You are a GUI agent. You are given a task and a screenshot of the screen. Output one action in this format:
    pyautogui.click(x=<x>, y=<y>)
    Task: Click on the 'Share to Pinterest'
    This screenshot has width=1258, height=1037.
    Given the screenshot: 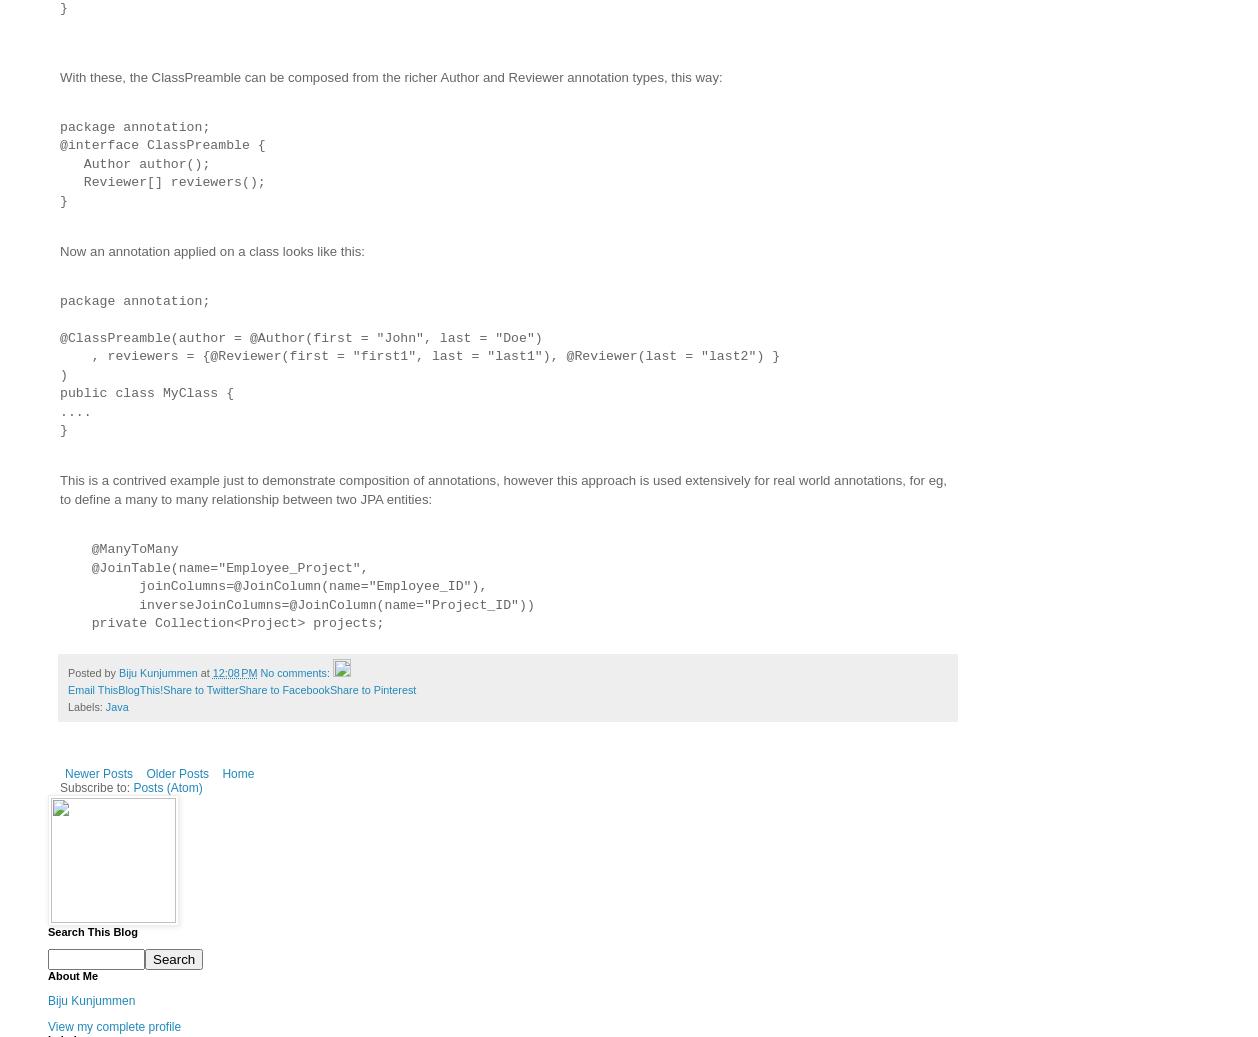 What is the action you would take?
    pyautogui.click(x=371, y=688)
    